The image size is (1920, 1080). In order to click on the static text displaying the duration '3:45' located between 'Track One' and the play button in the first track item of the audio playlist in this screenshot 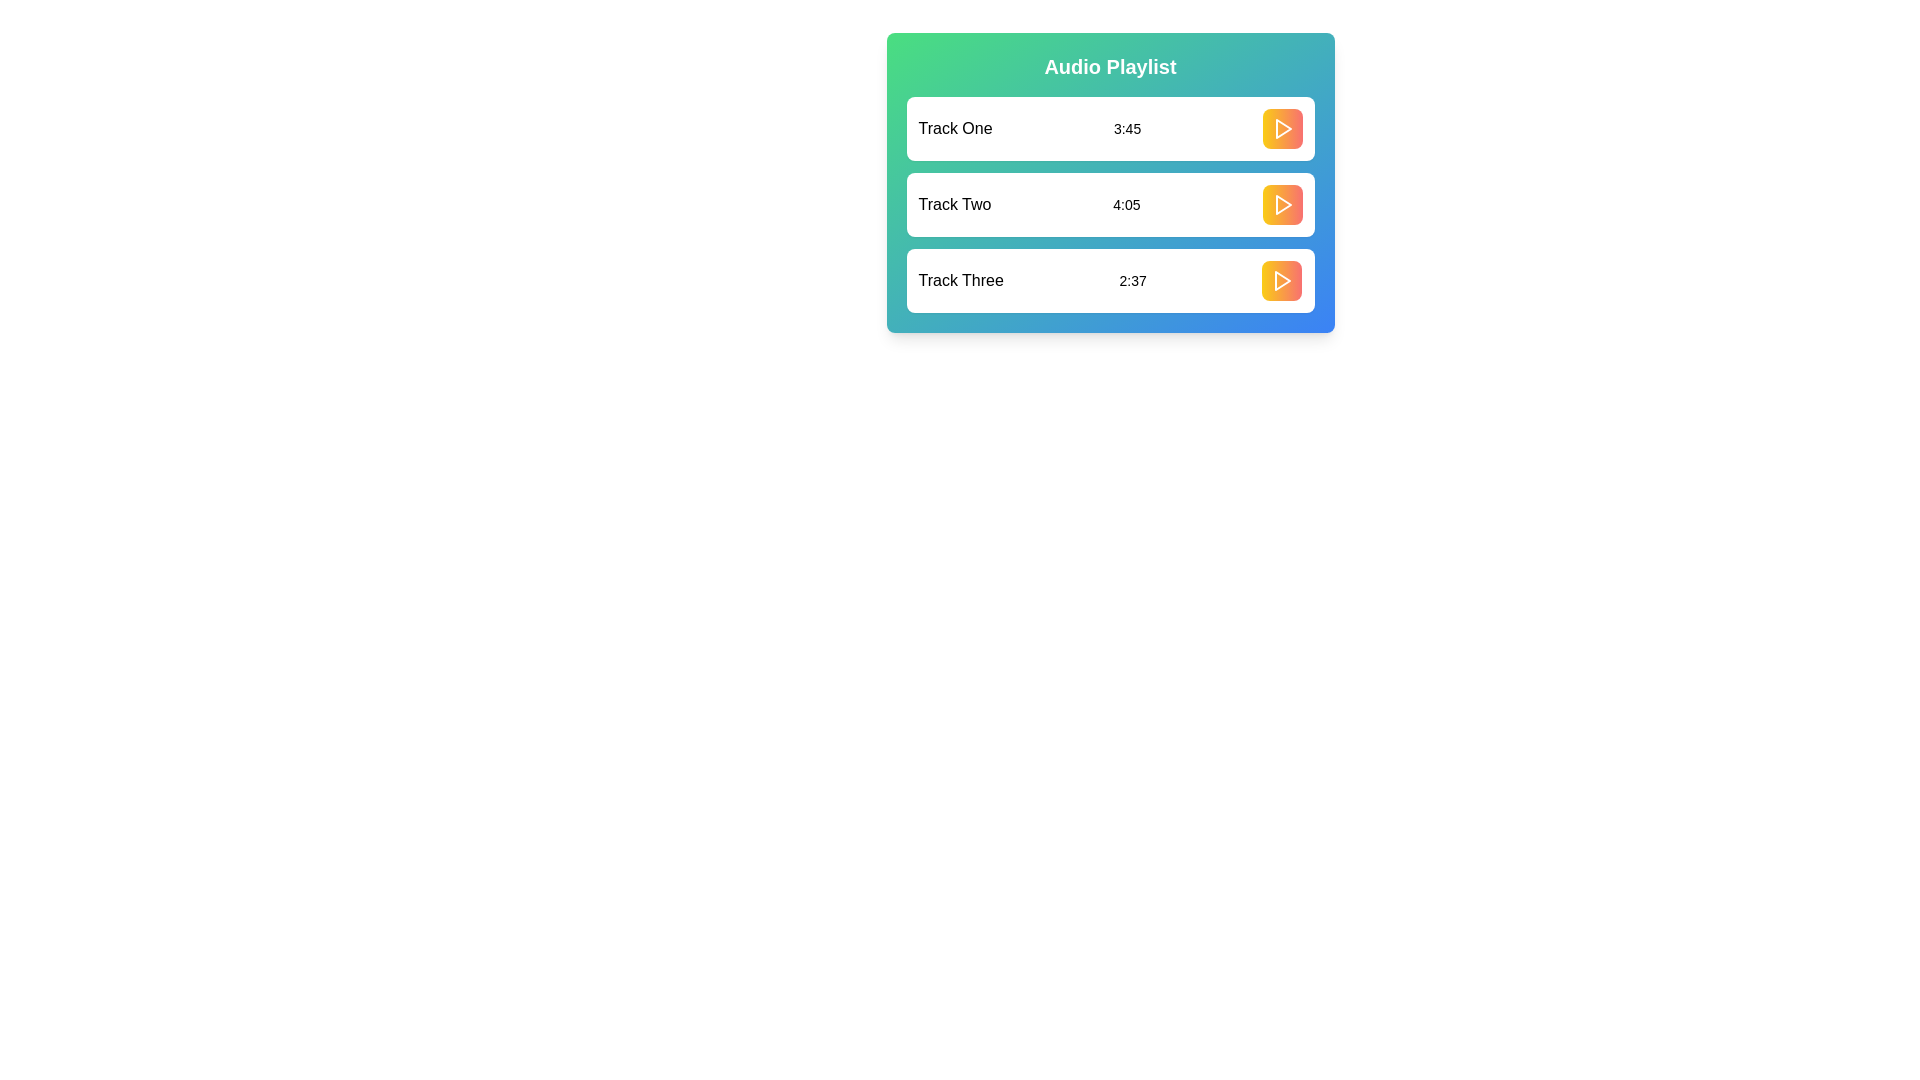, I will do `click(1127, 128)`.